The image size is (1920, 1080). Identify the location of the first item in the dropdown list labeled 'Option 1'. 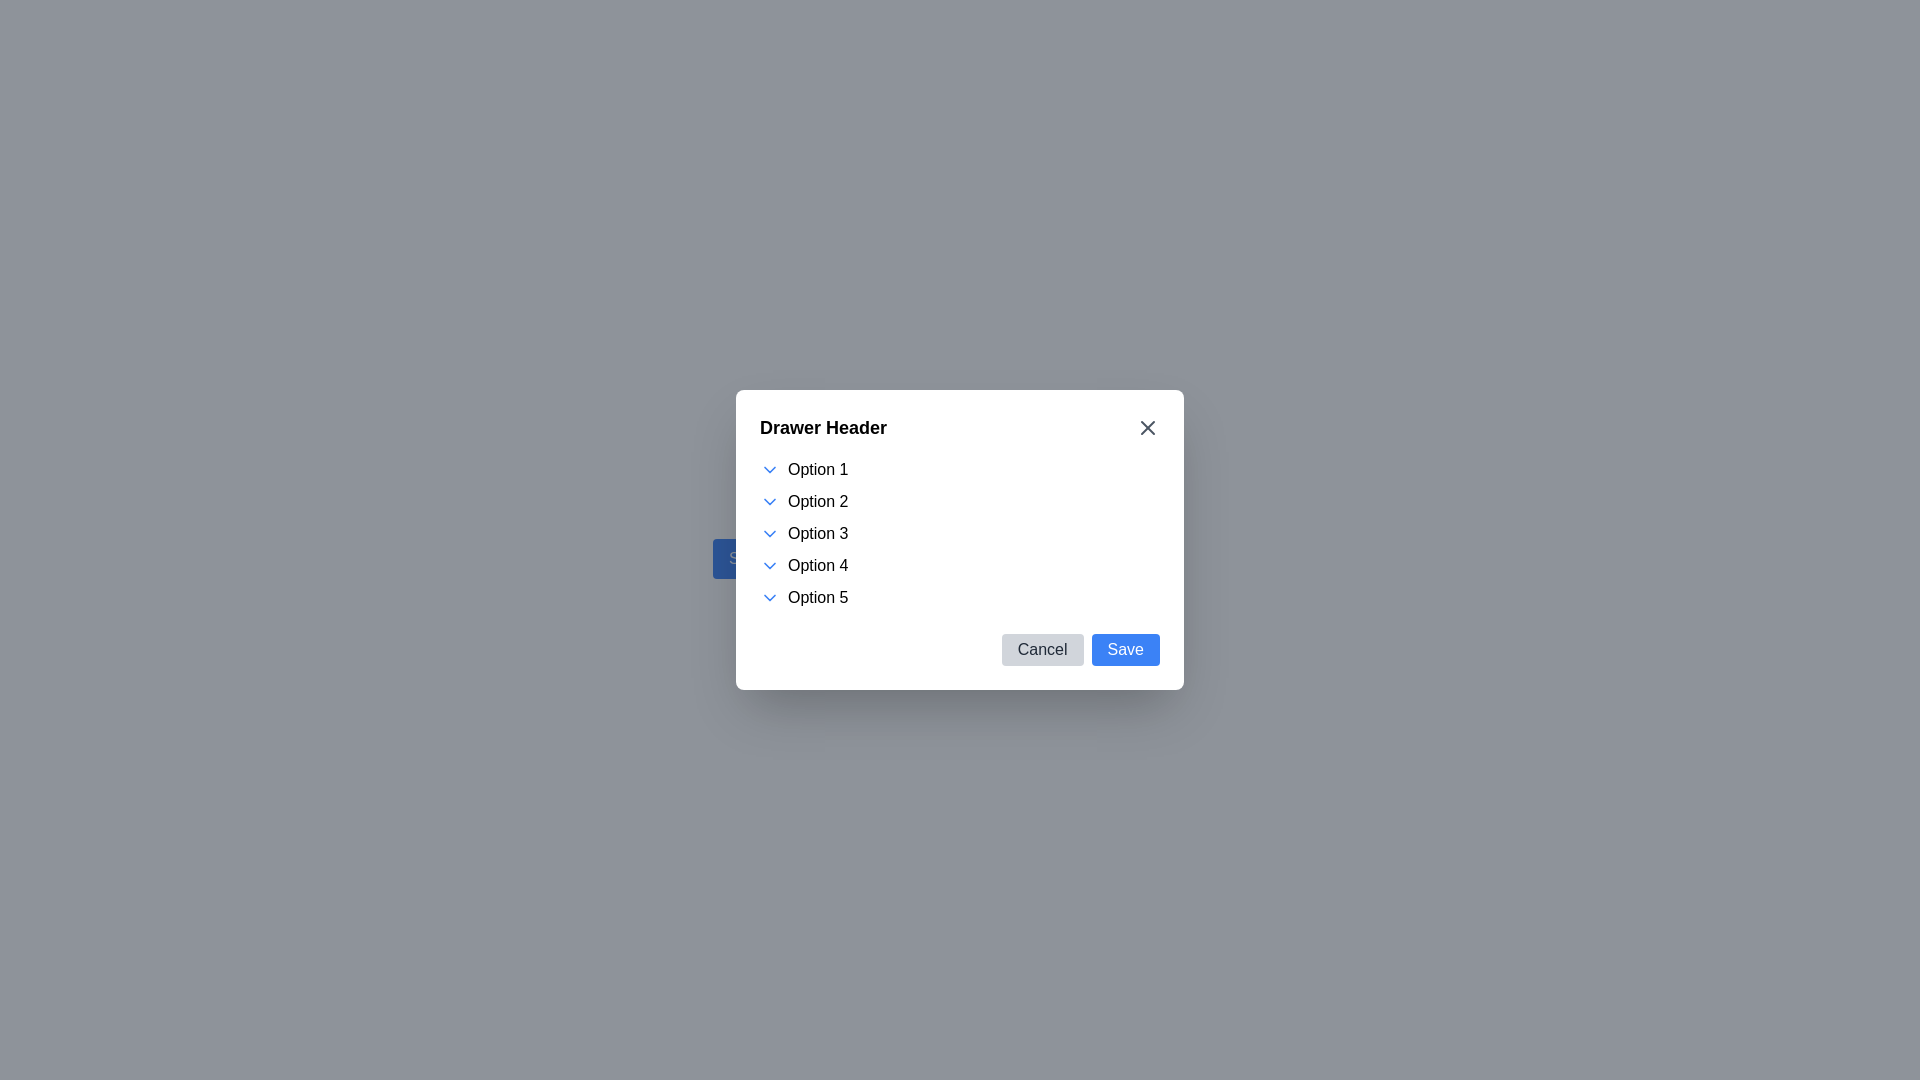
(960, 470).